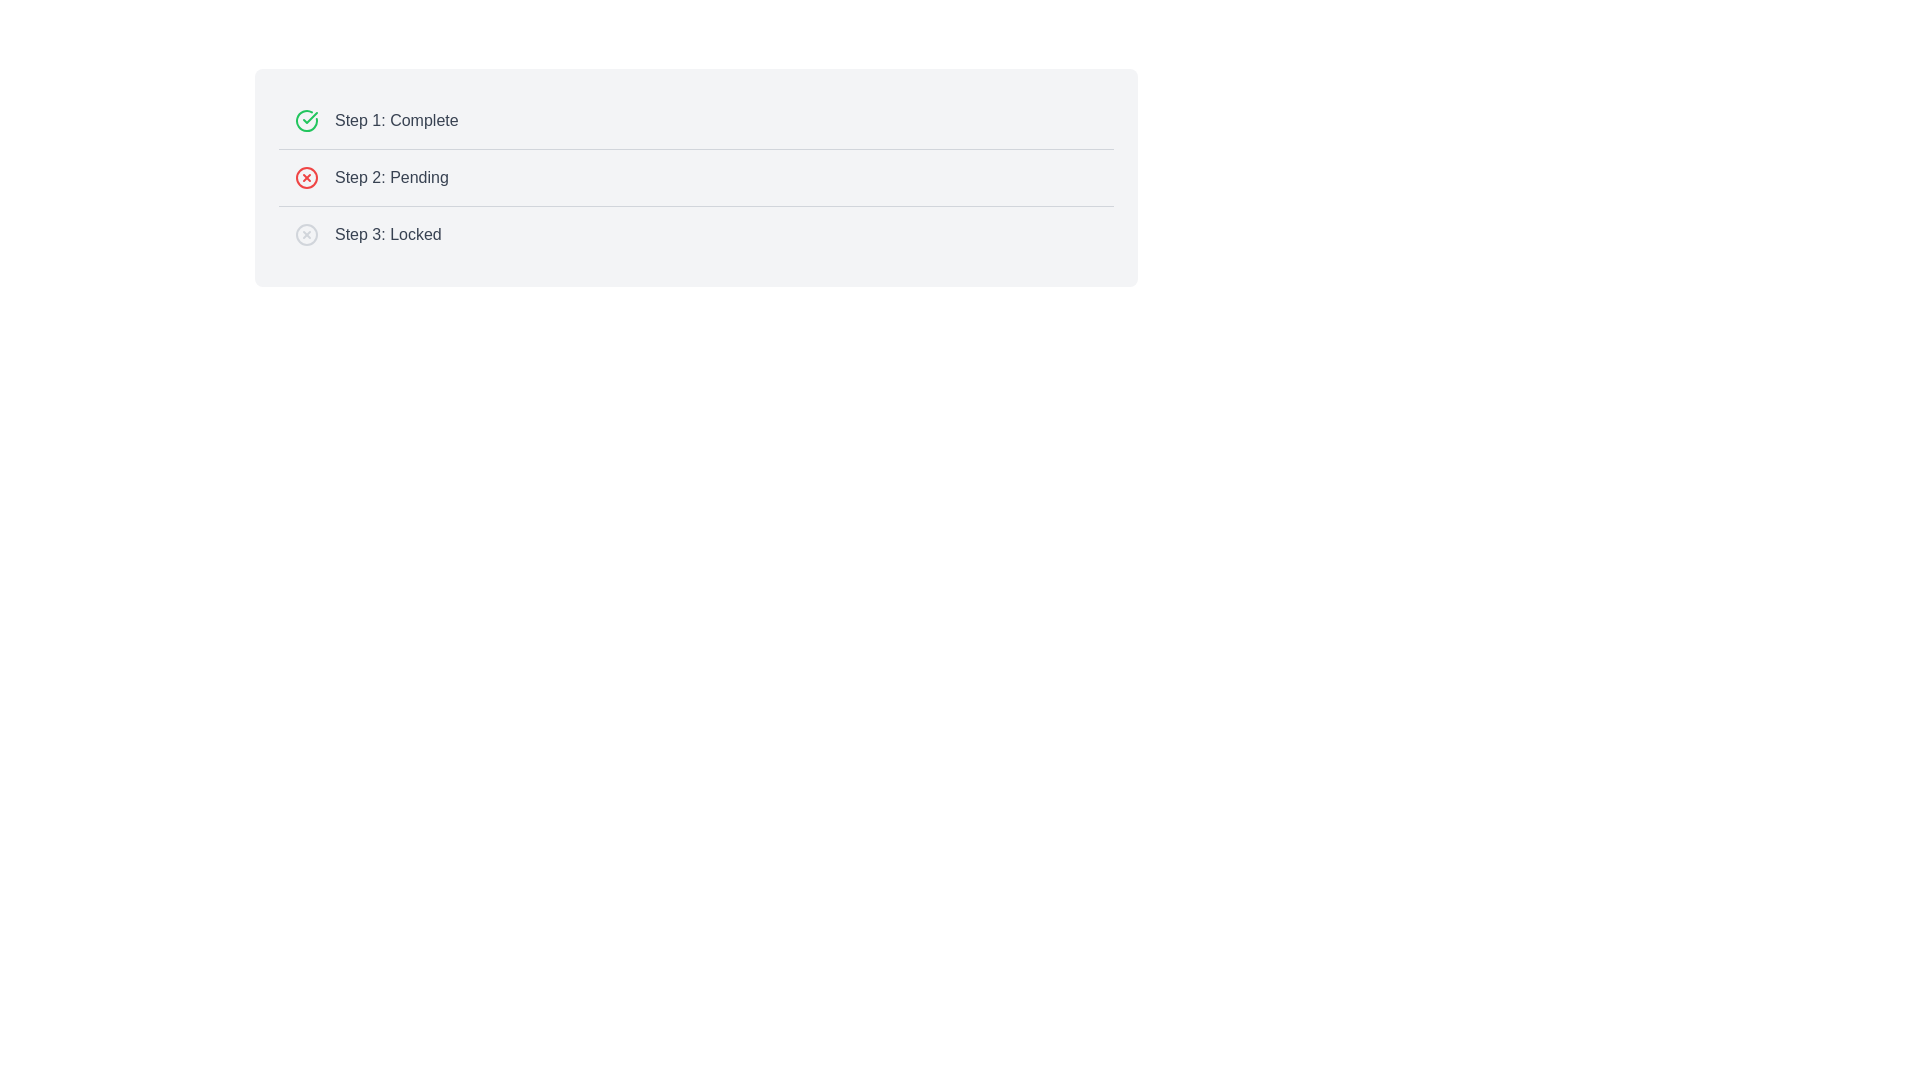  What do you see at coordinates (391, 176) in the screenshot?
I see `the 'Pending' status indicator for 'Step 2', which is located below 'Step 1: Complete' and above 'Step 3: Locked'` at bounding box center [391, 176].